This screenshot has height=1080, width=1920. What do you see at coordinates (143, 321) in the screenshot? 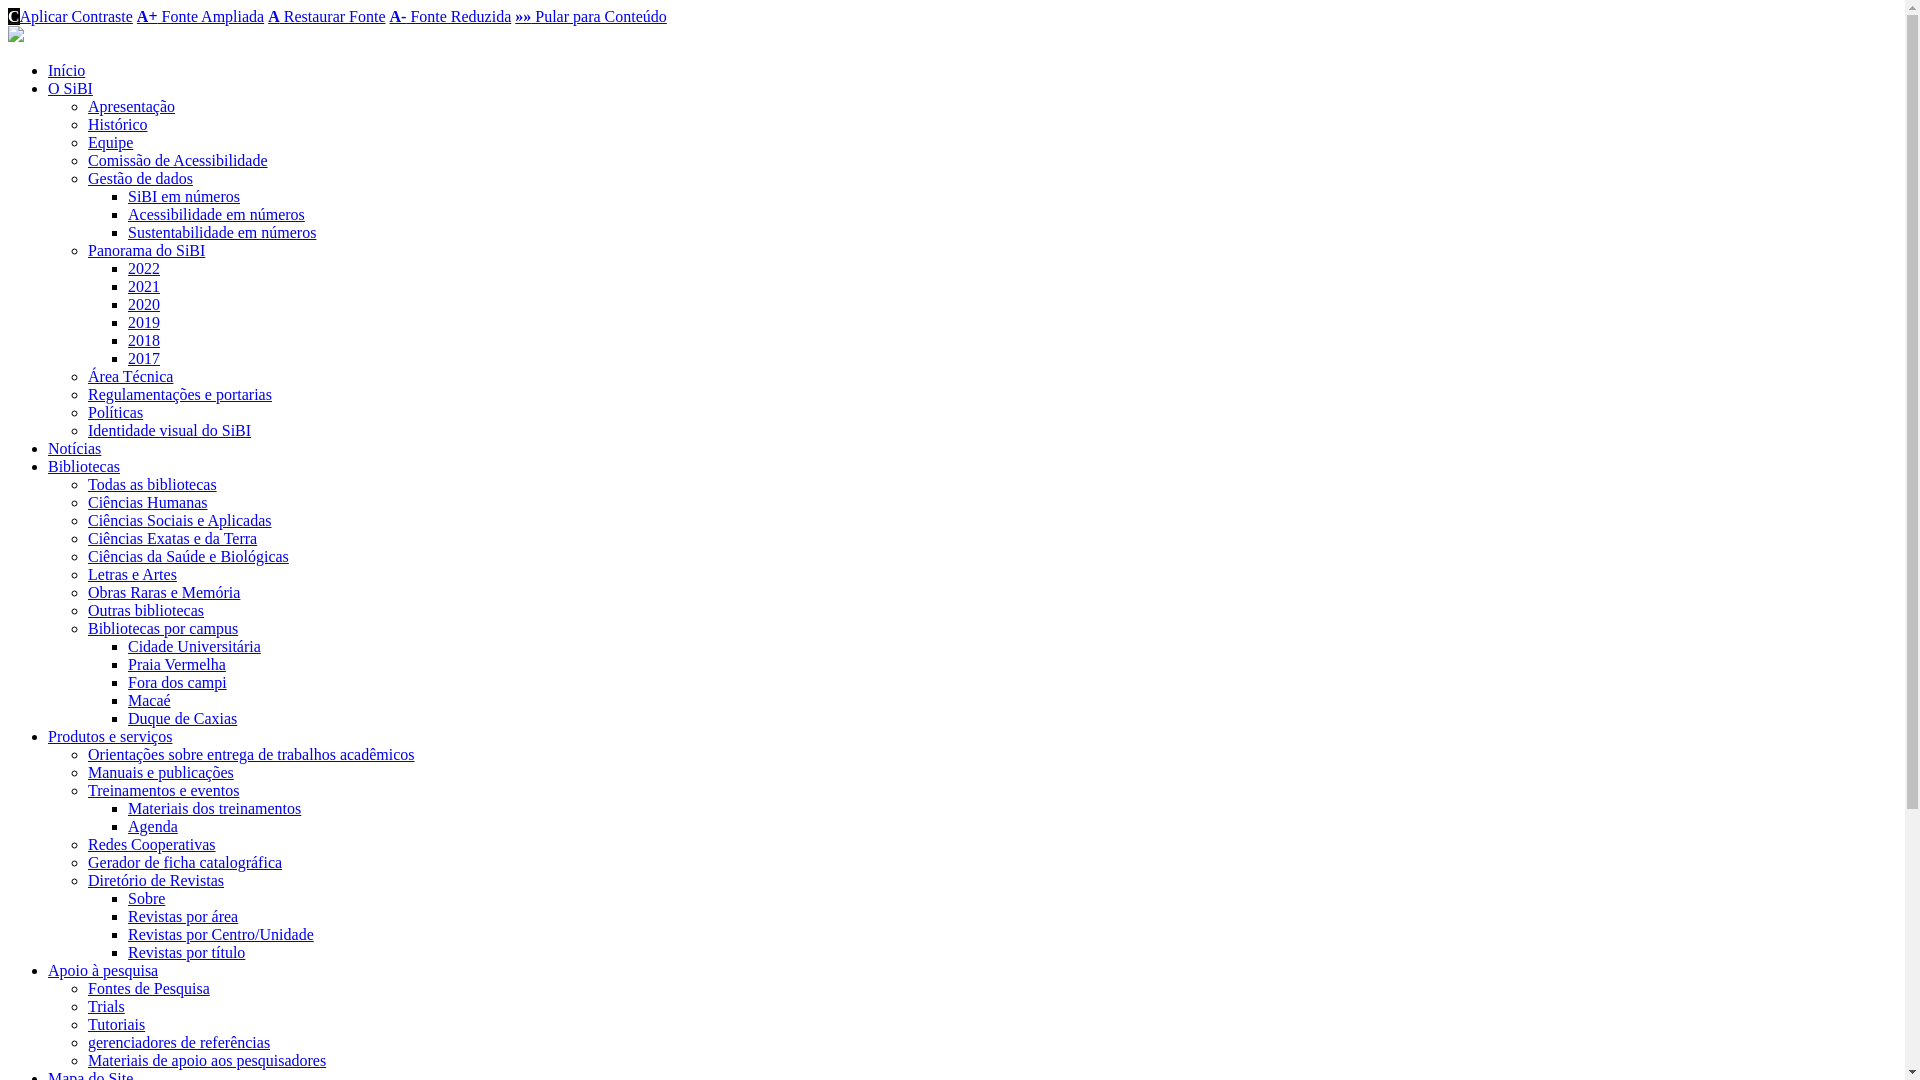
I see `'2019'` at bounding box center [143, 321].